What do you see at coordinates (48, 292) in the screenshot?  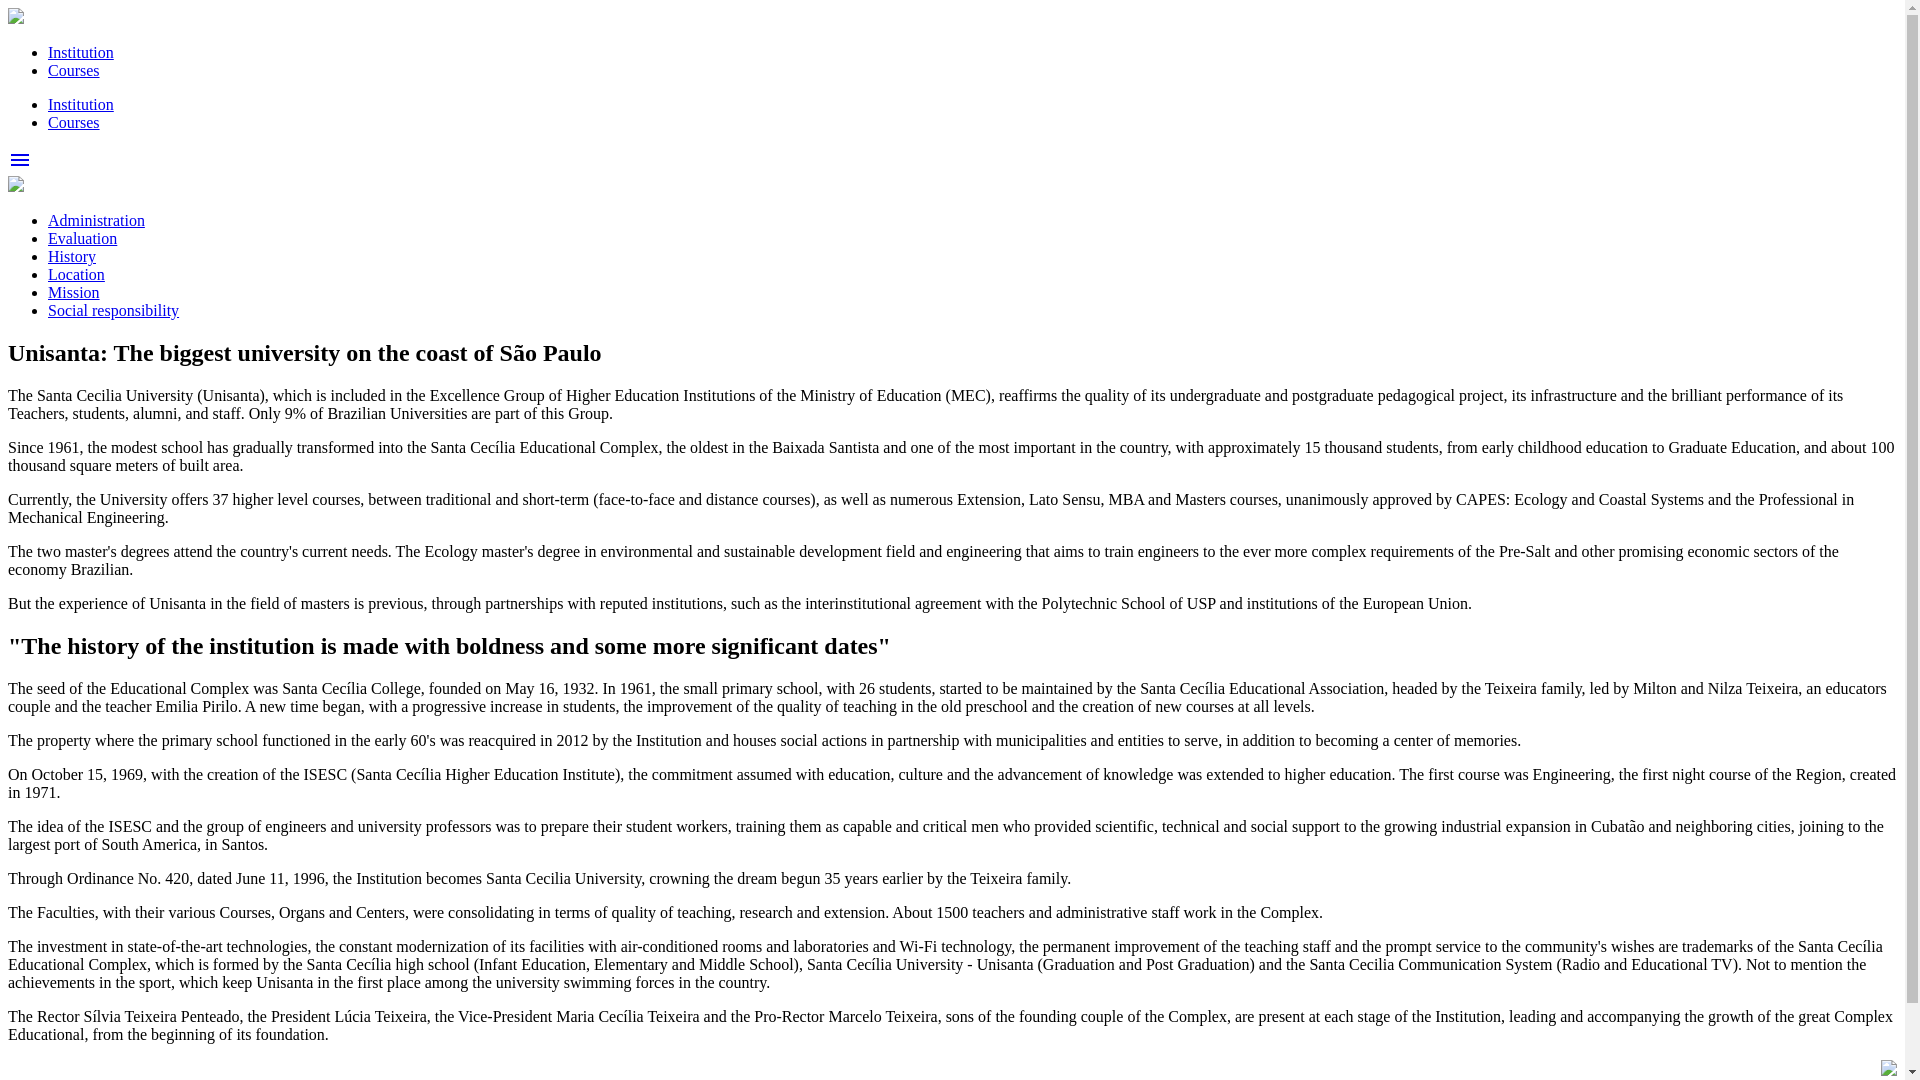 I see `'Mission'` at bounding box center [48, 292].